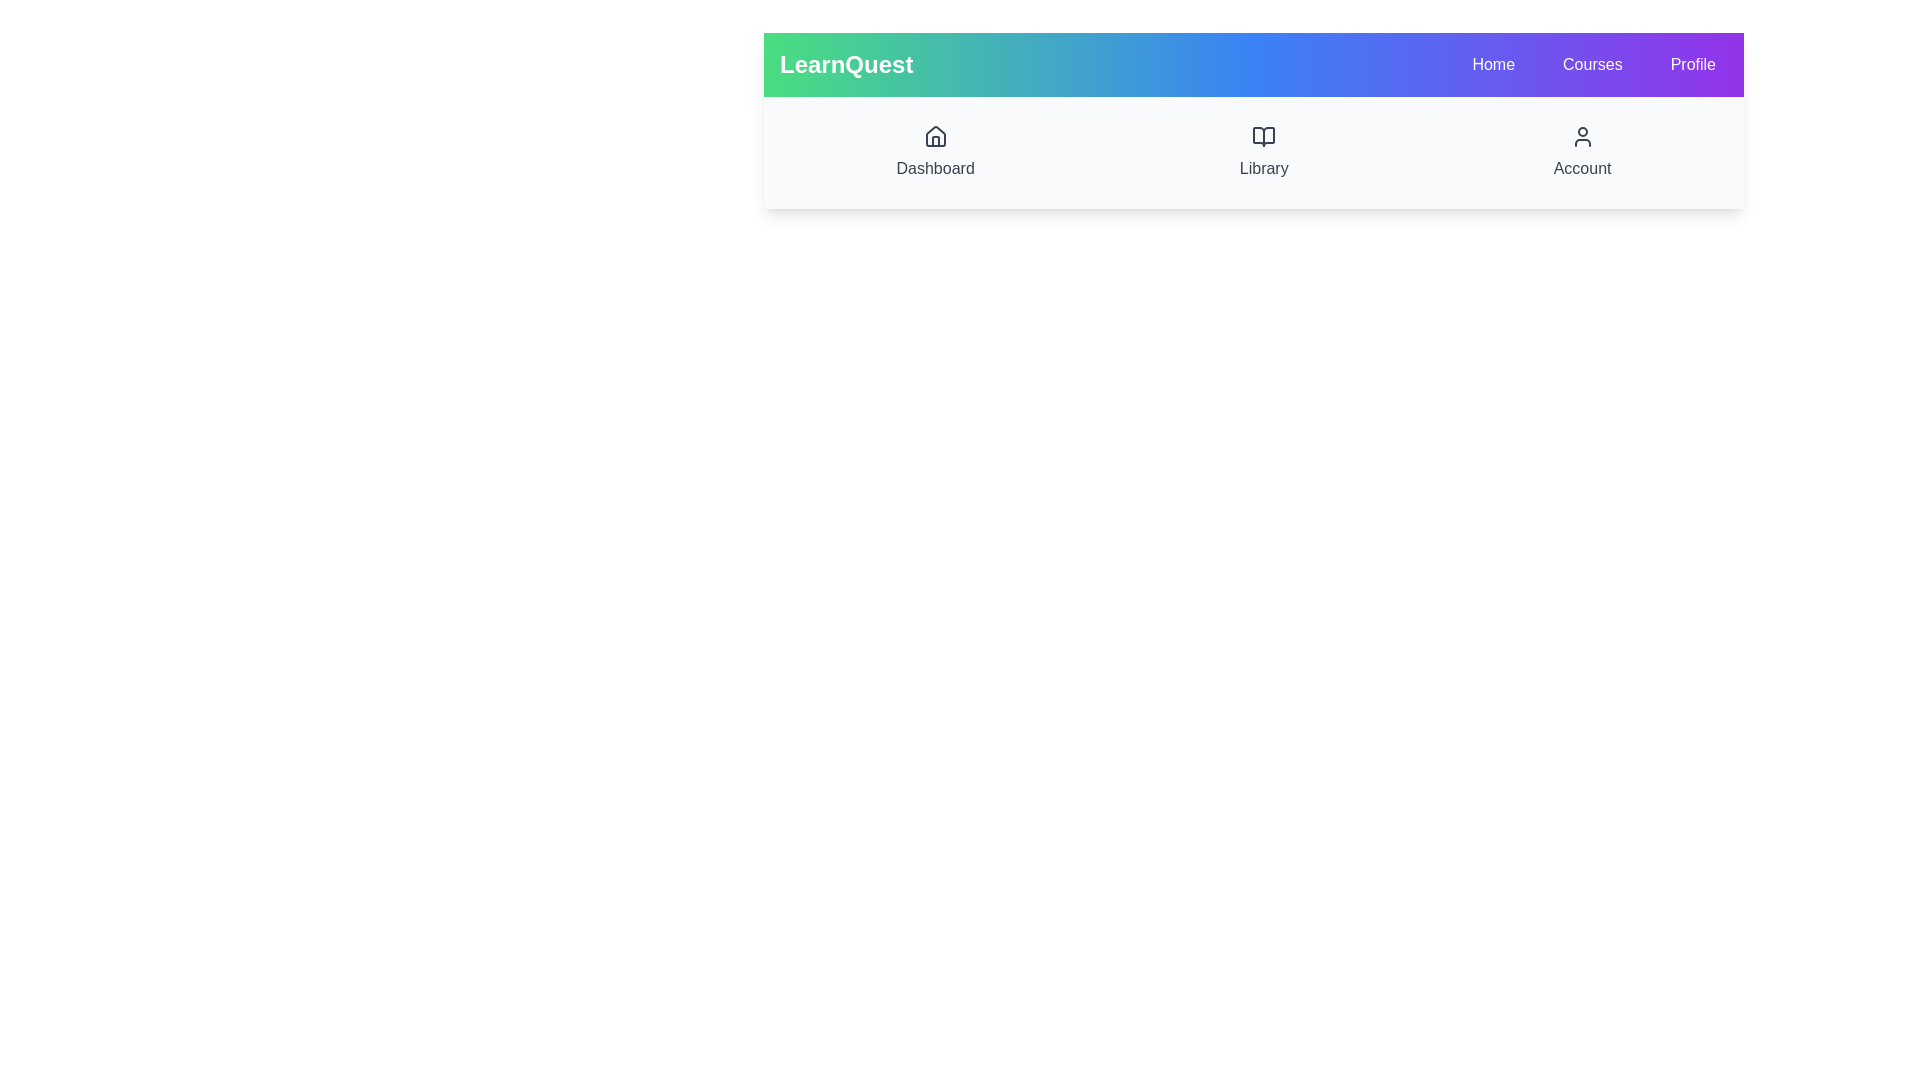  What do you see at coordinates (1591, 64) in the screenshot?
I see `the Courses to observe its hover effect` at bounding box center [1591, 64].